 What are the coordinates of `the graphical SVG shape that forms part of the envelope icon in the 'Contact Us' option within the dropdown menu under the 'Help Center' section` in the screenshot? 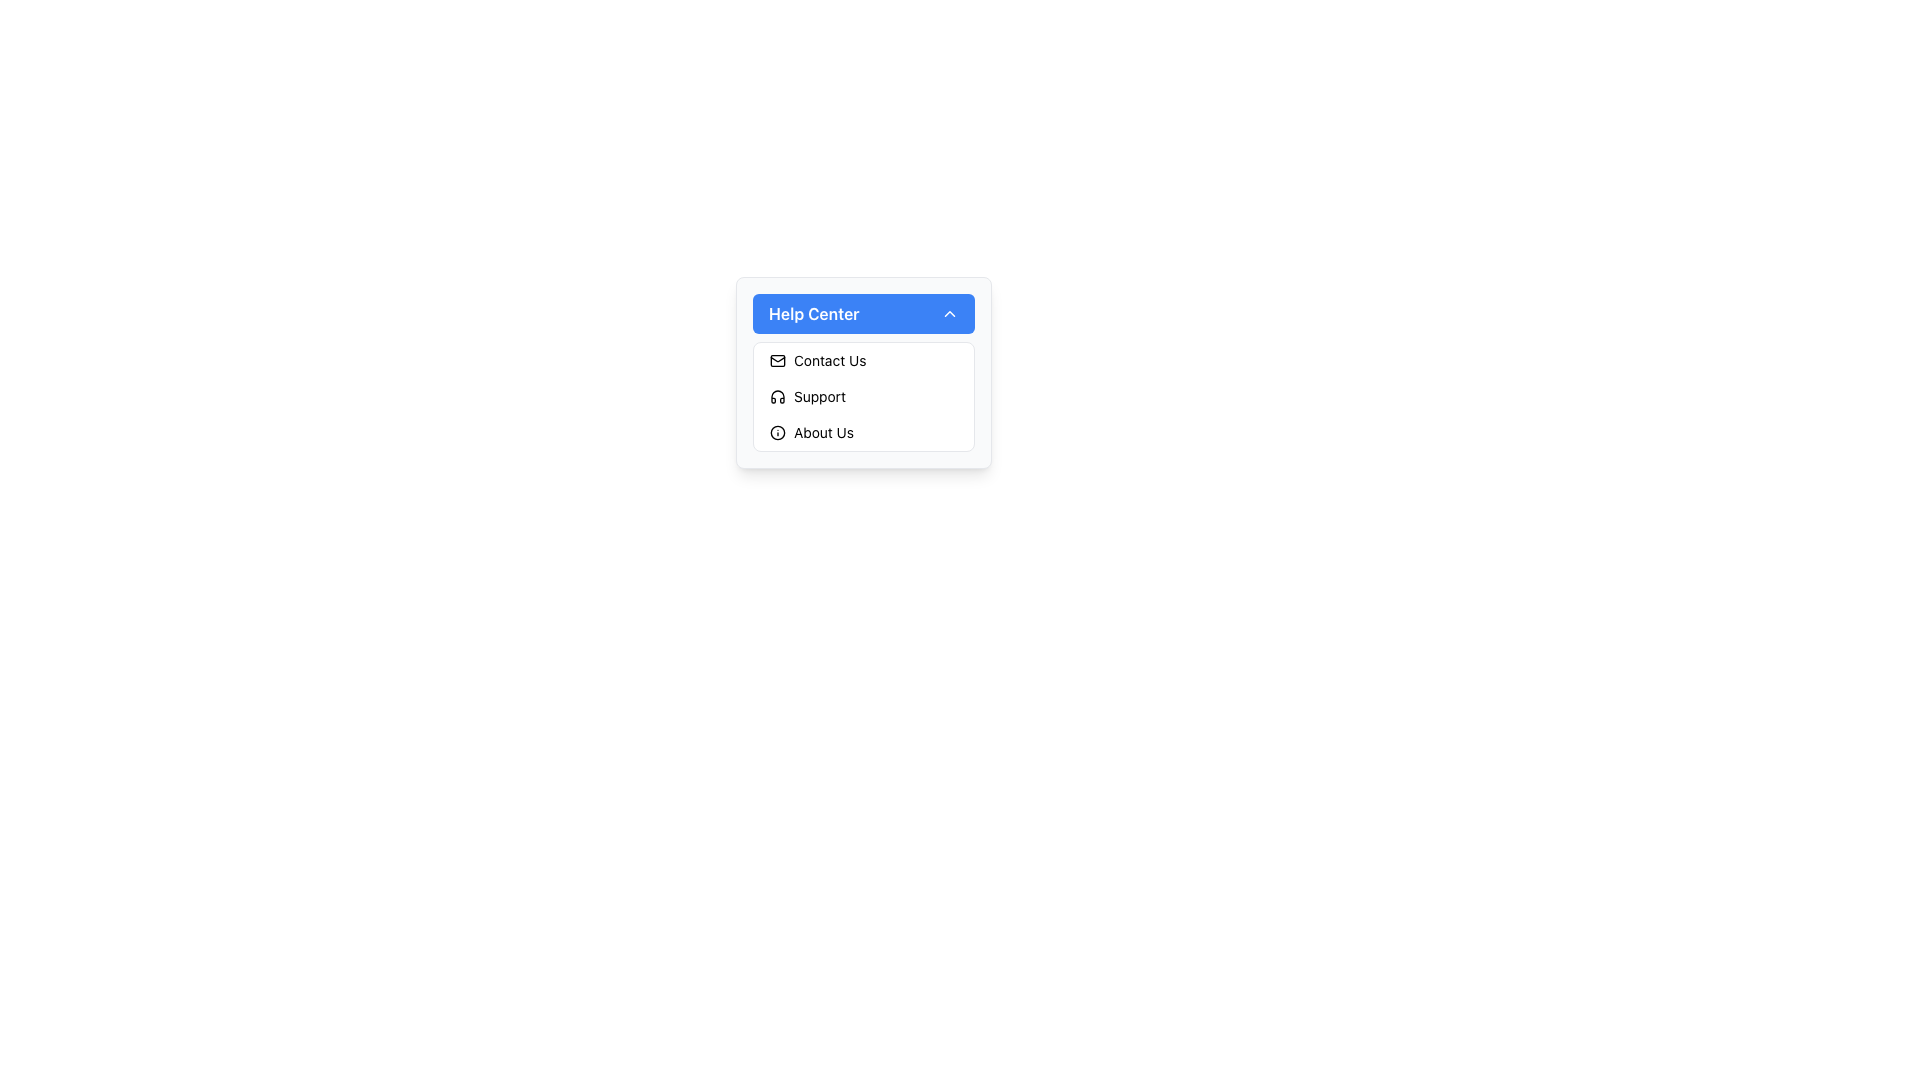 It's located at (776, 361).